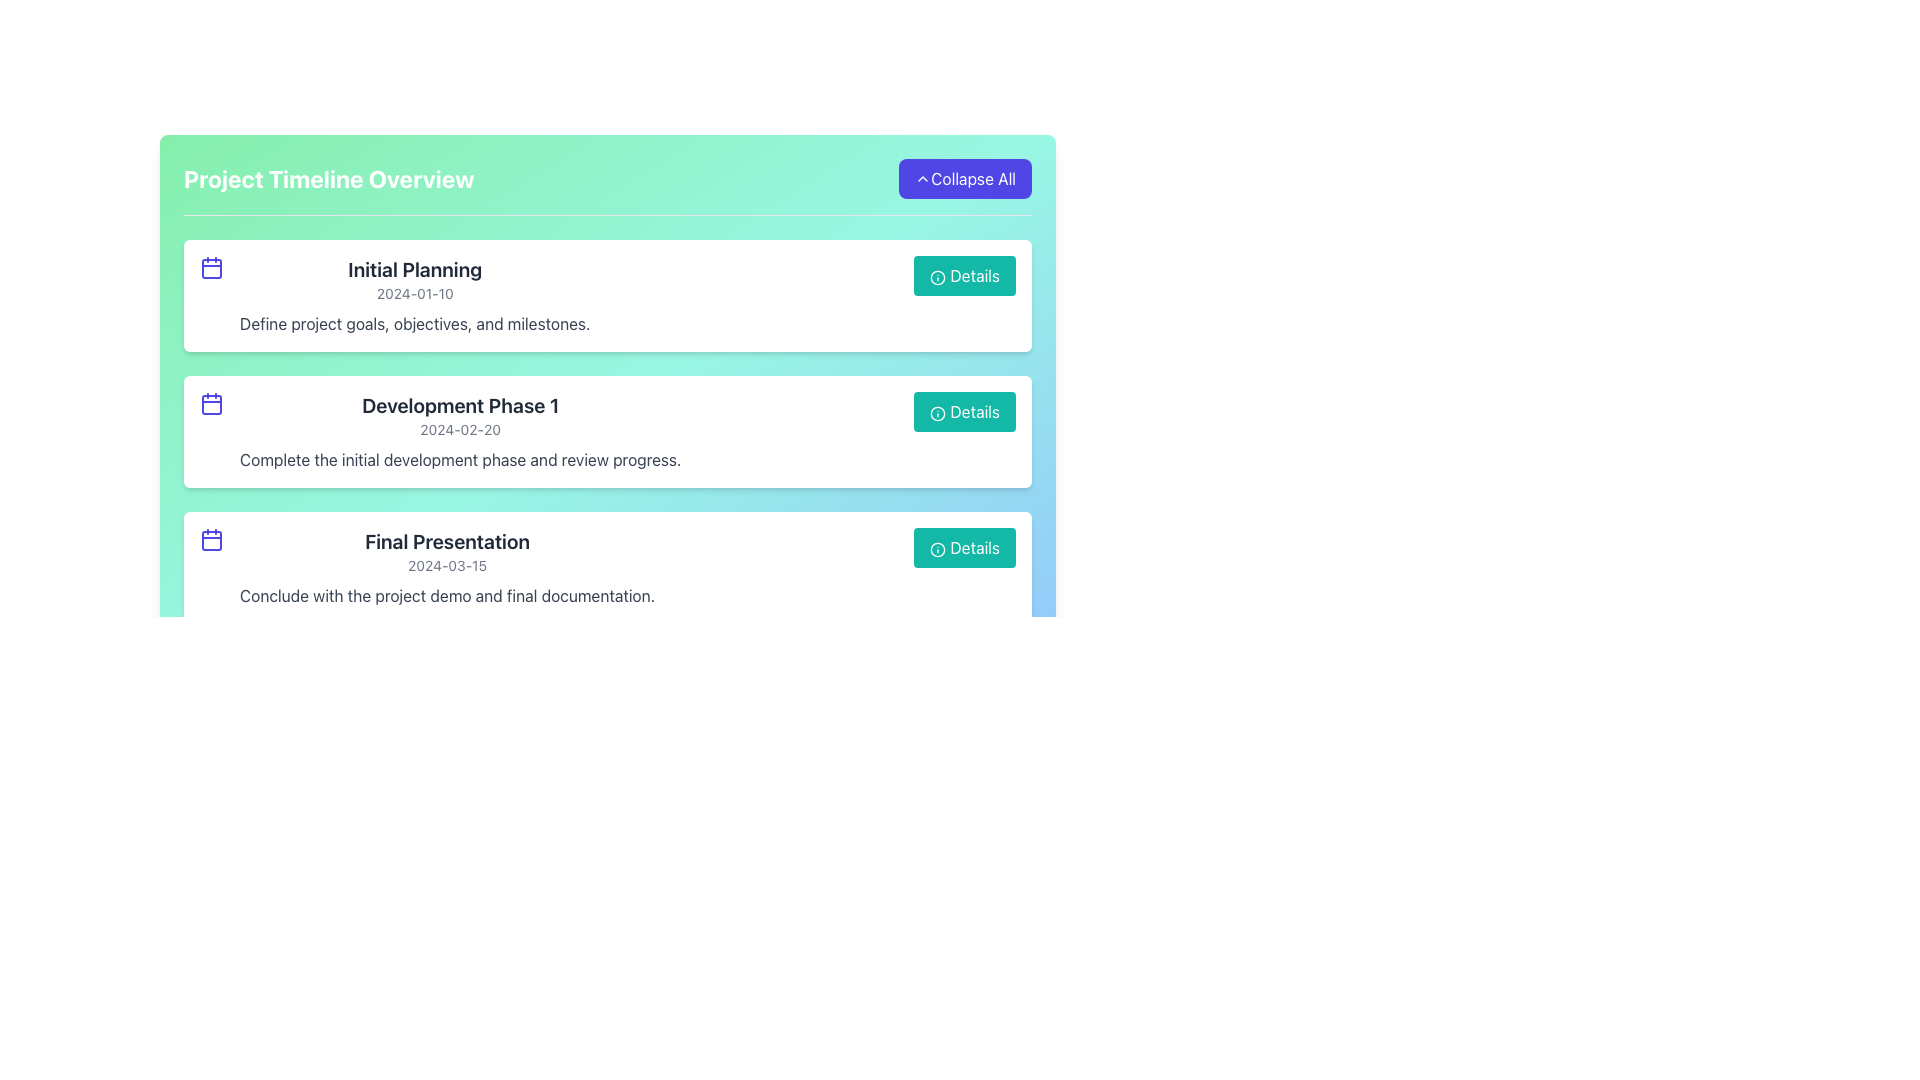 Image resolution: width=1920 pixels, height=1080 pixels. Describe the element at coordinates (211, 266) in the screenshot. I see `the calendar icon with a blue color tone located in the first card titled 'Initial Planning', positioned to the far left before the text content` at that location.